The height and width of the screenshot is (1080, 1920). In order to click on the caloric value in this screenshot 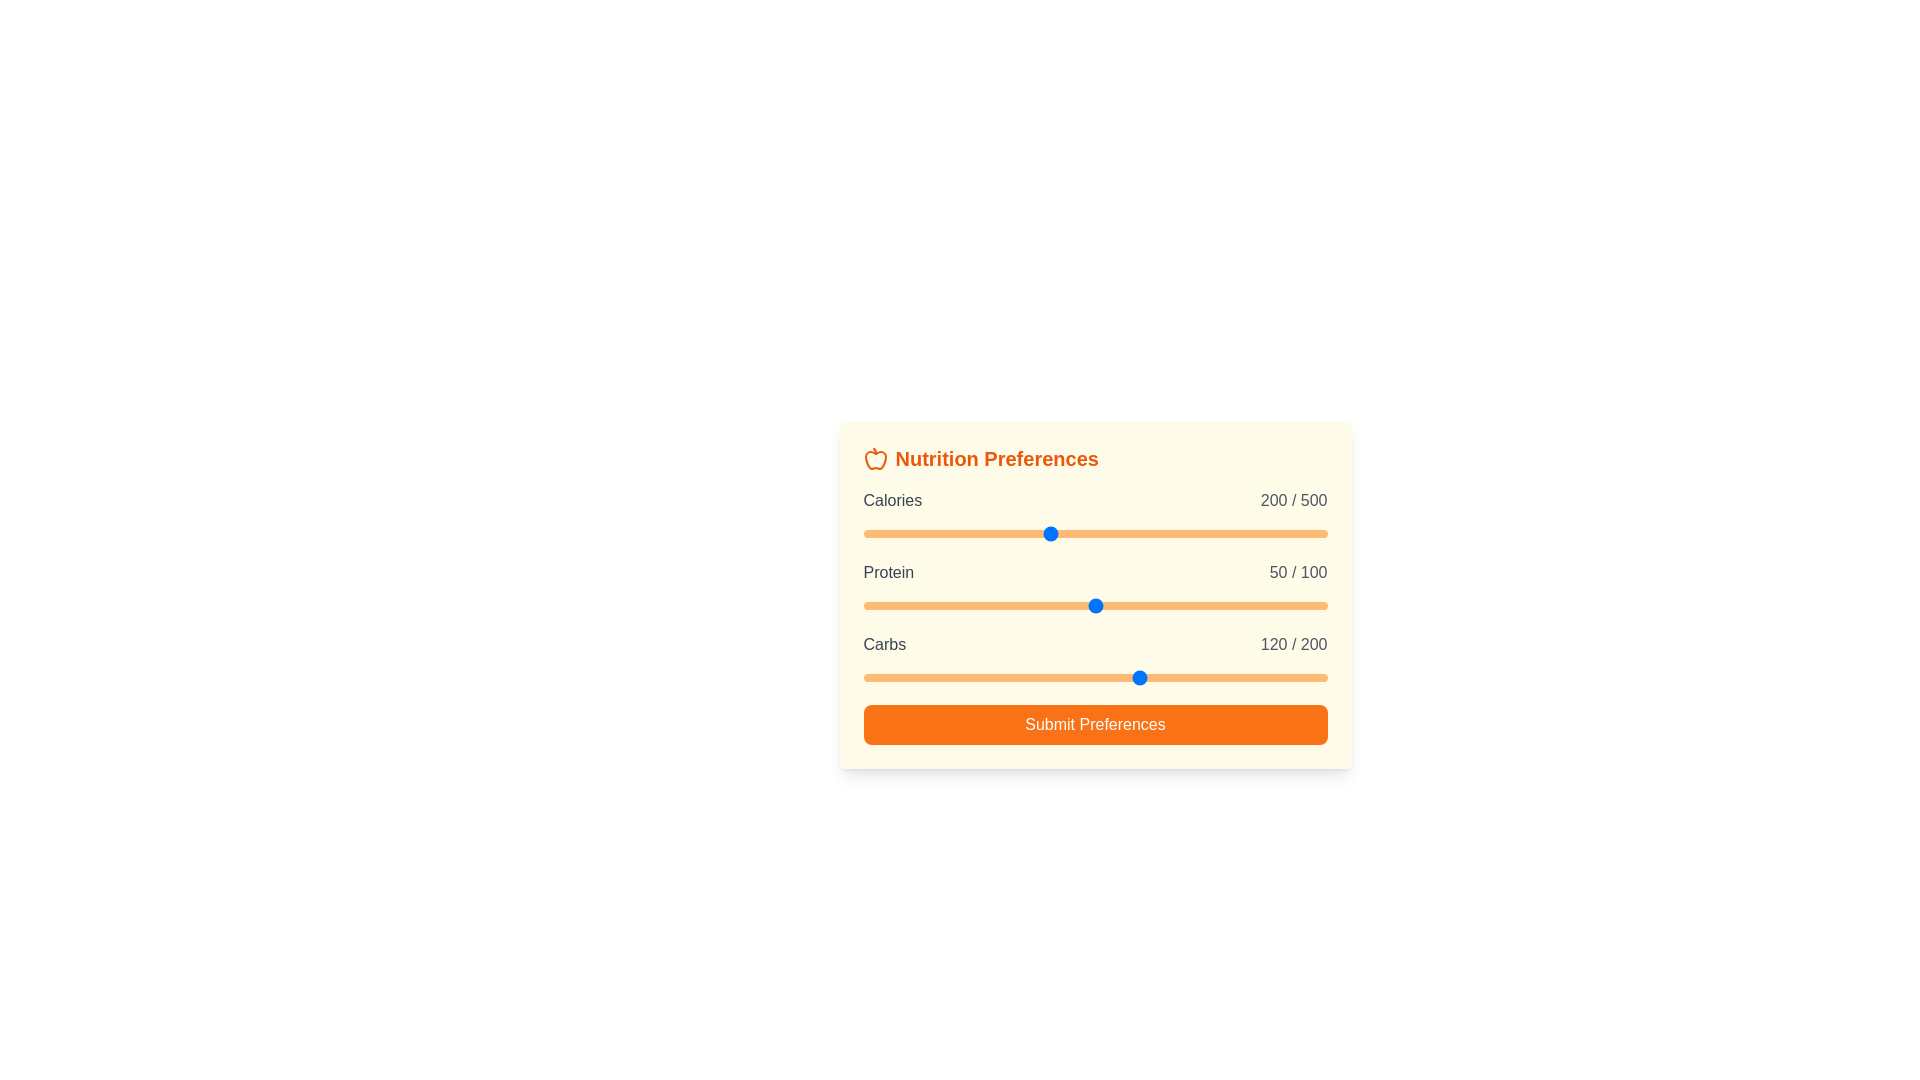, I will do `click(1317, 532)`.